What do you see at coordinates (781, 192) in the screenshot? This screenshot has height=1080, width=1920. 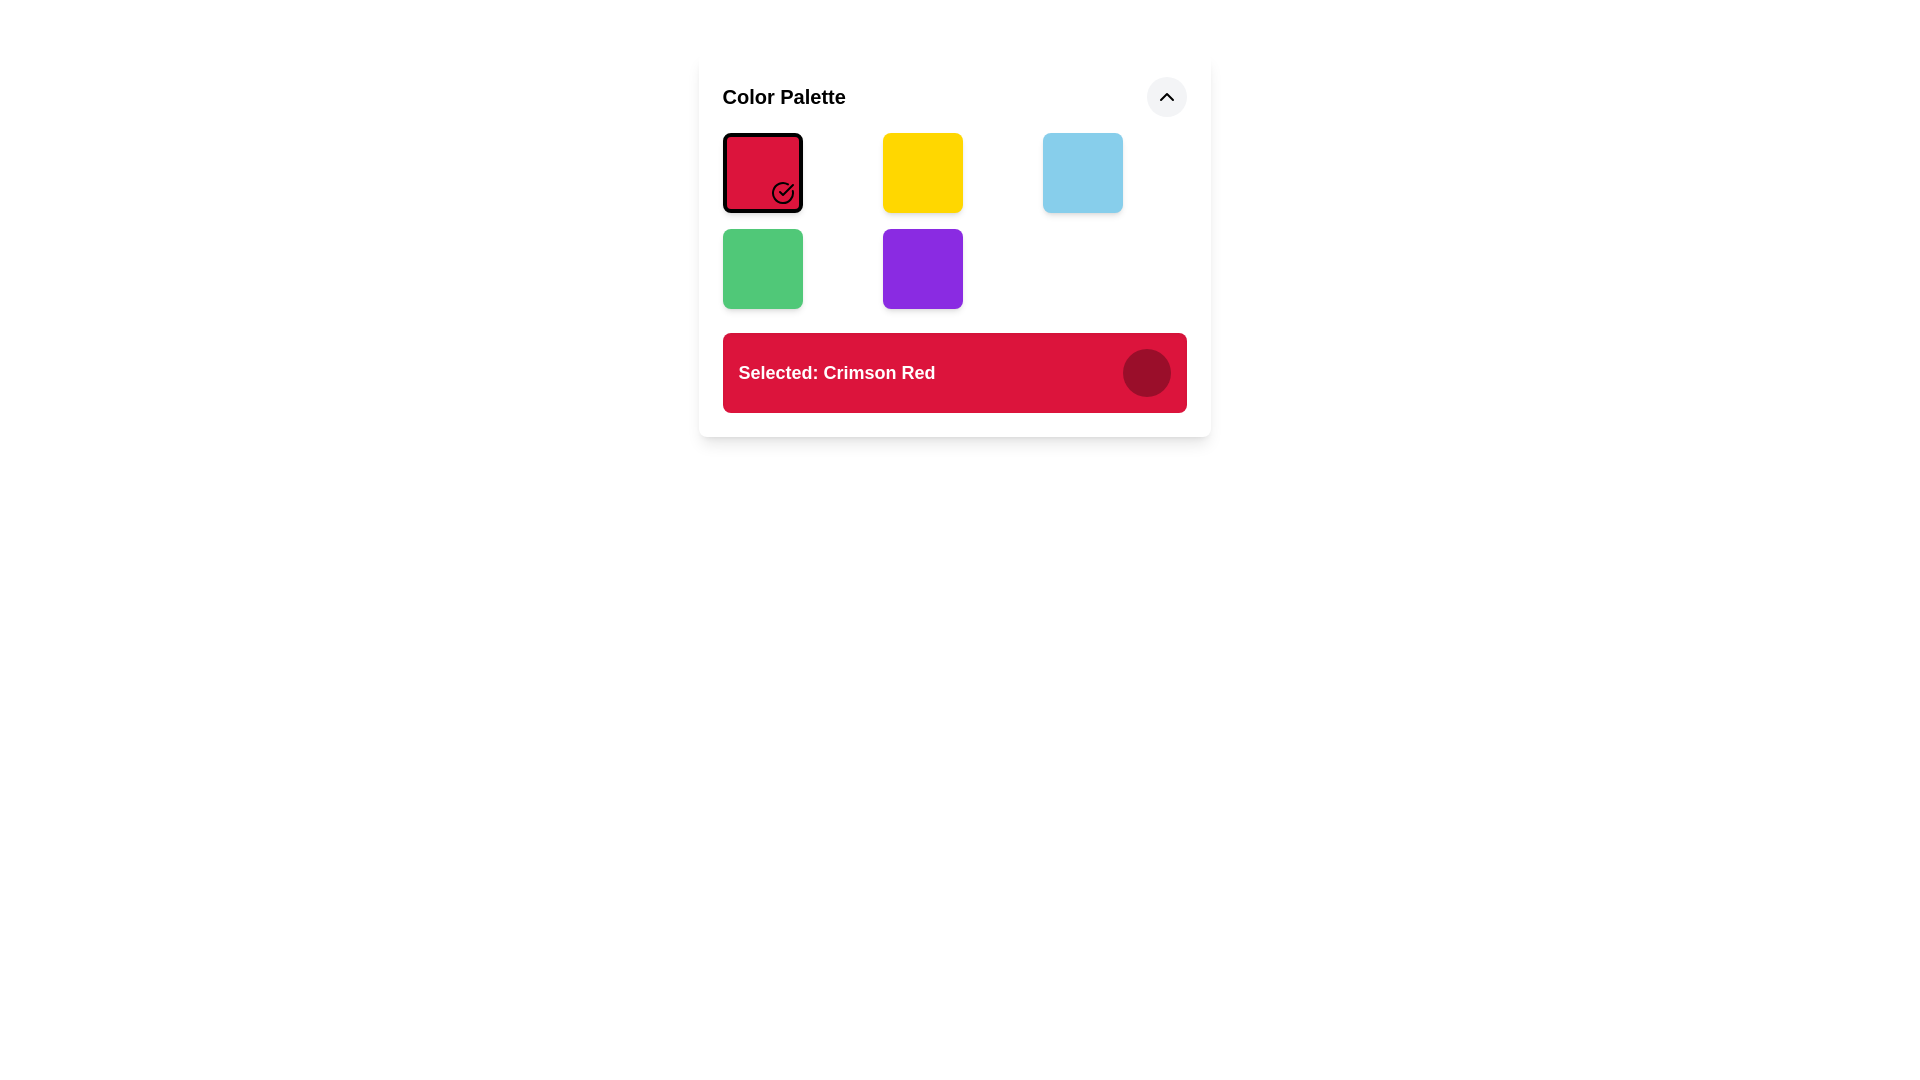 I see `the circular checkmark icon located in the bottom-right corner of the top-left red square in the color palette to interact with it` at bounding box center [781, 192].